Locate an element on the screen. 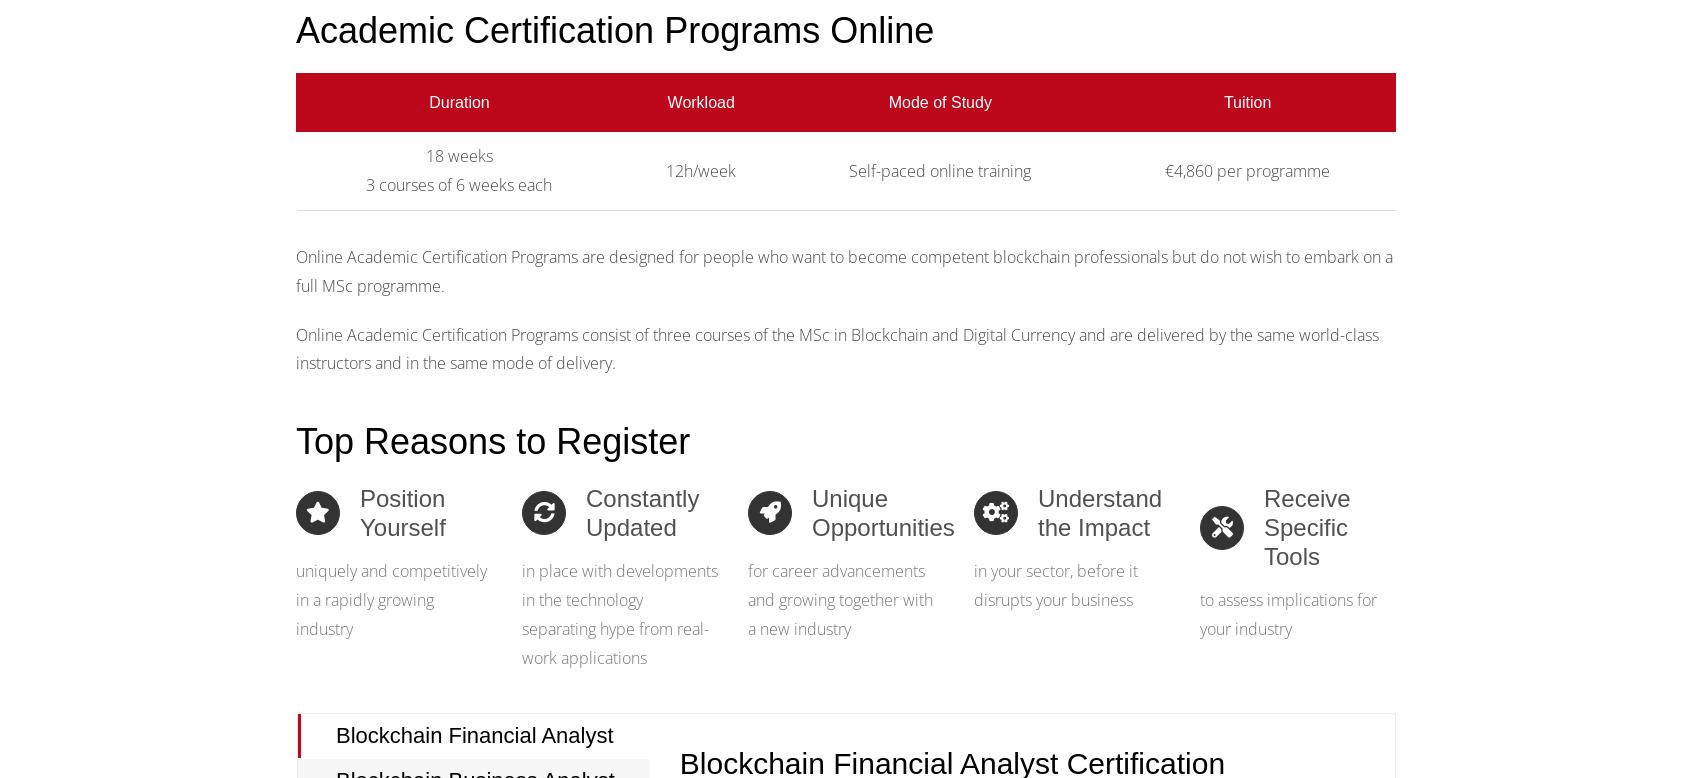  'Tuition' is located at coordinates (1247, 100).